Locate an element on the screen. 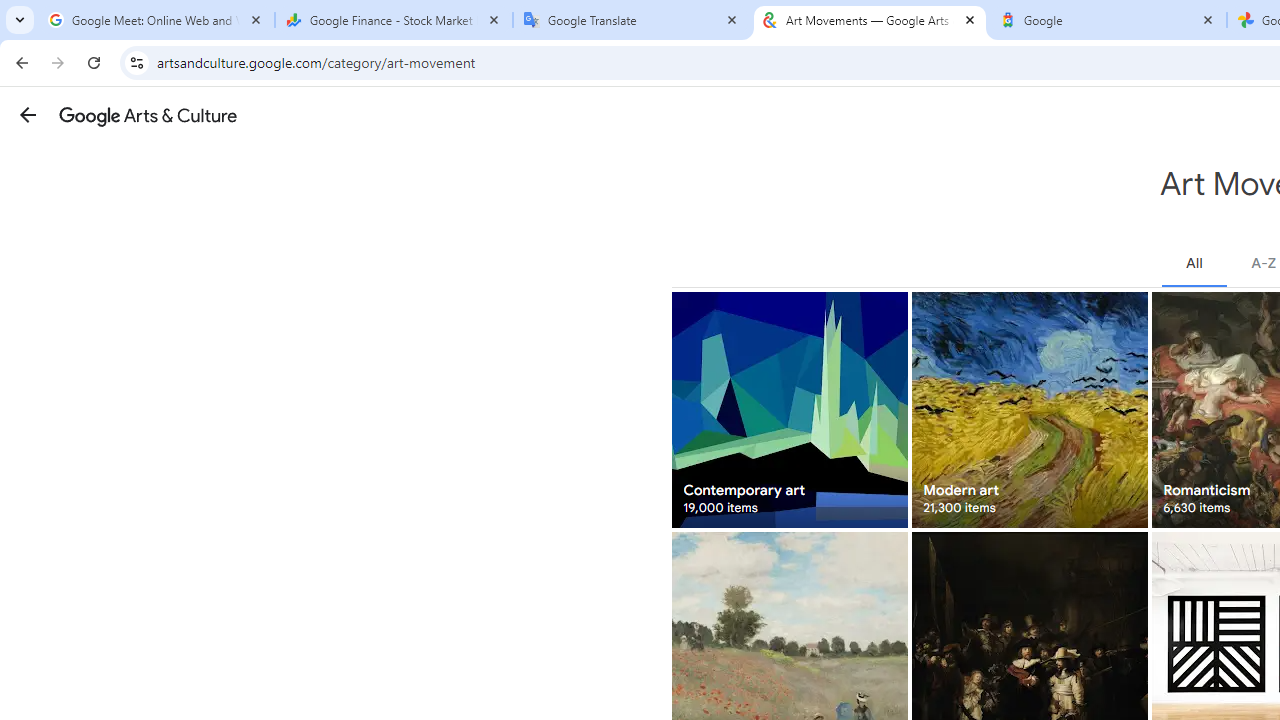 This screenshot has height=720, width=1280. 'Google Translate' is located at coordinates (631, 20).